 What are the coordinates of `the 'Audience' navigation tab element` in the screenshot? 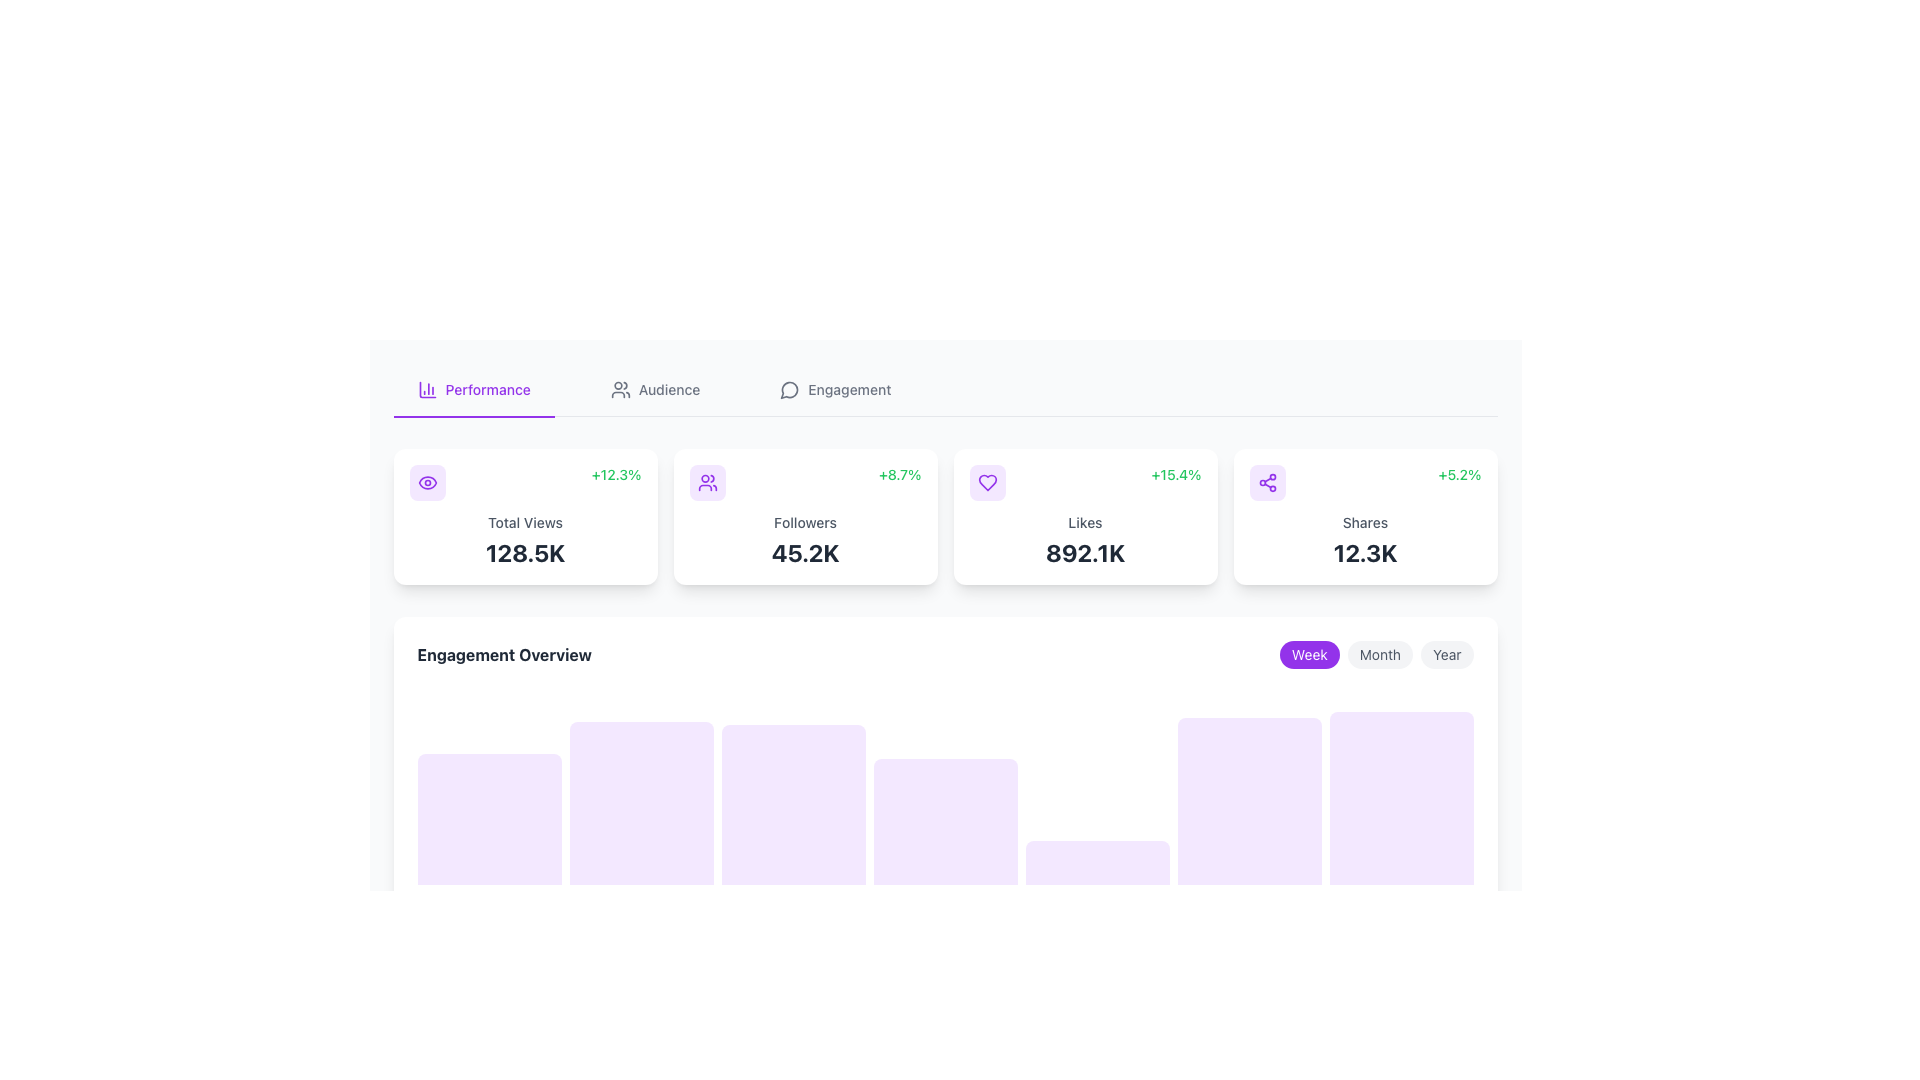 It's located at (655, 389).